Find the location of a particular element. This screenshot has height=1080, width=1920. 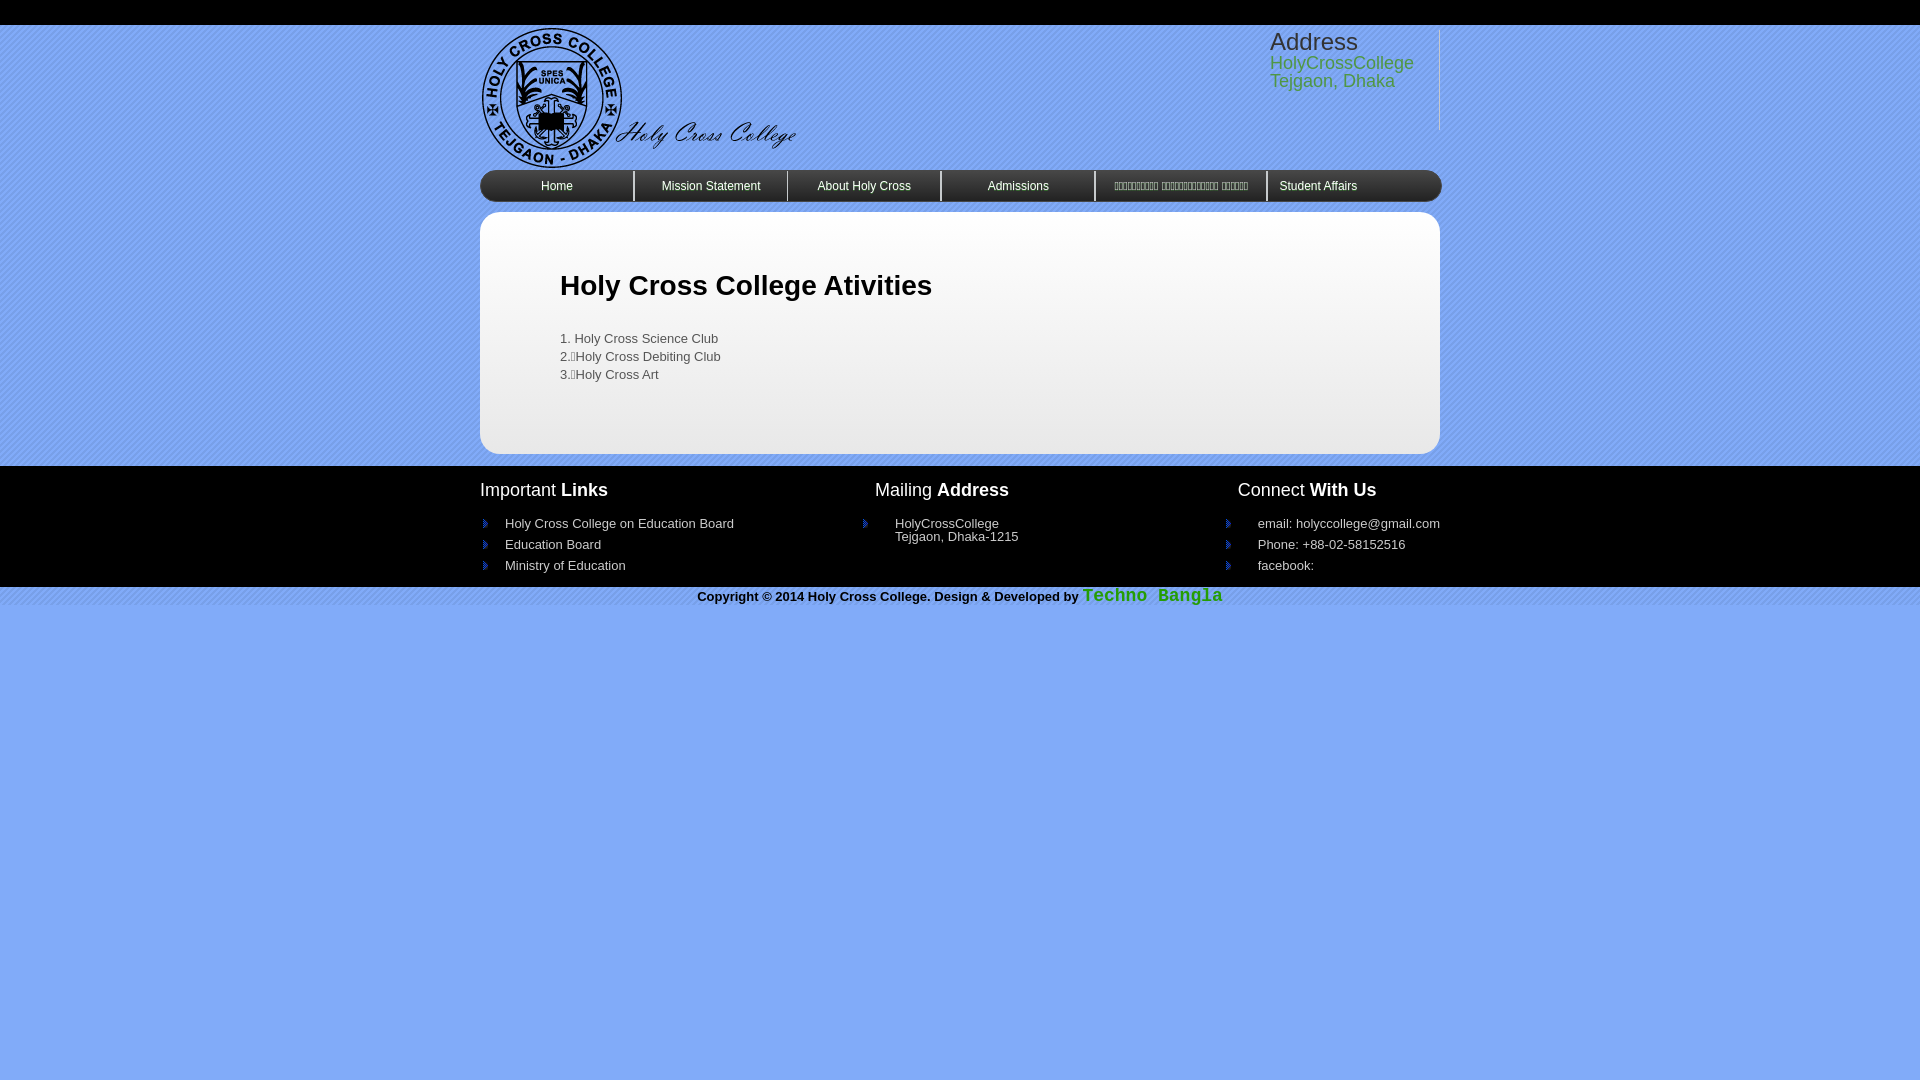

'Ministry of Education' is located at coordinates (647, 561).